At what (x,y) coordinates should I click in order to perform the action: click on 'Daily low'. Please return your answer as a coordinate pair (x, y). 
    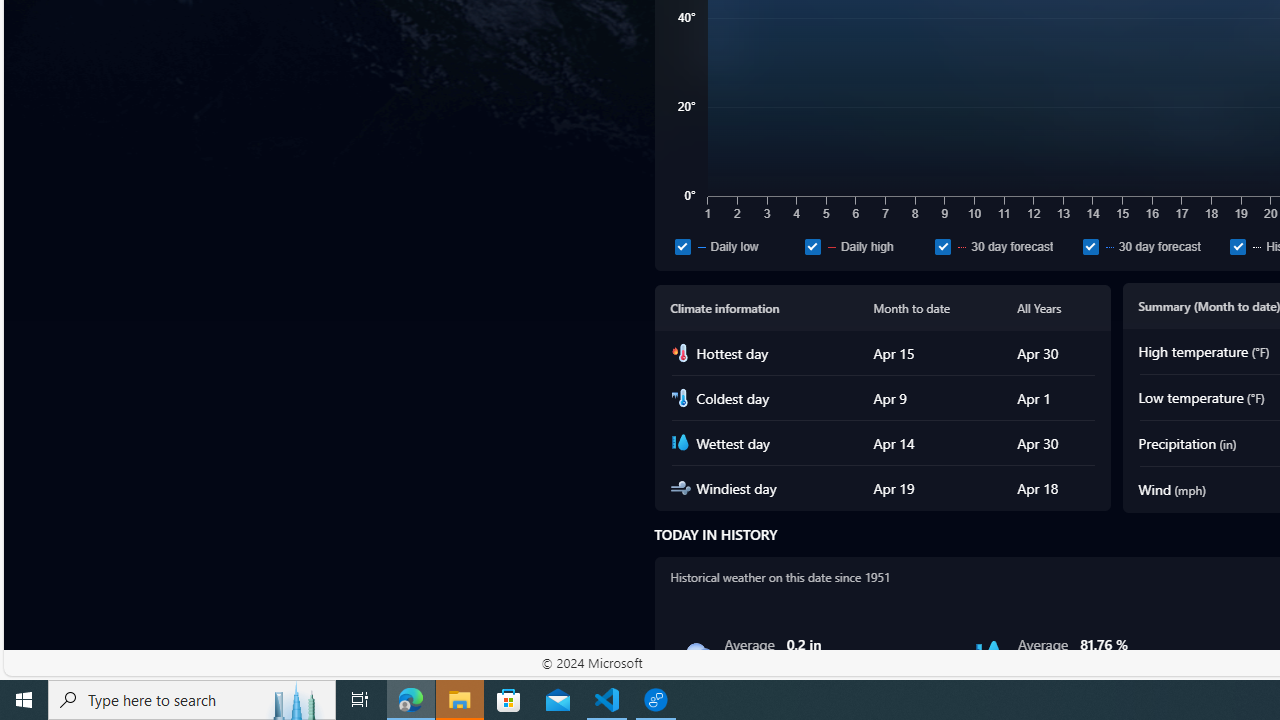
    Looking at the image, I should click on (735, 245).